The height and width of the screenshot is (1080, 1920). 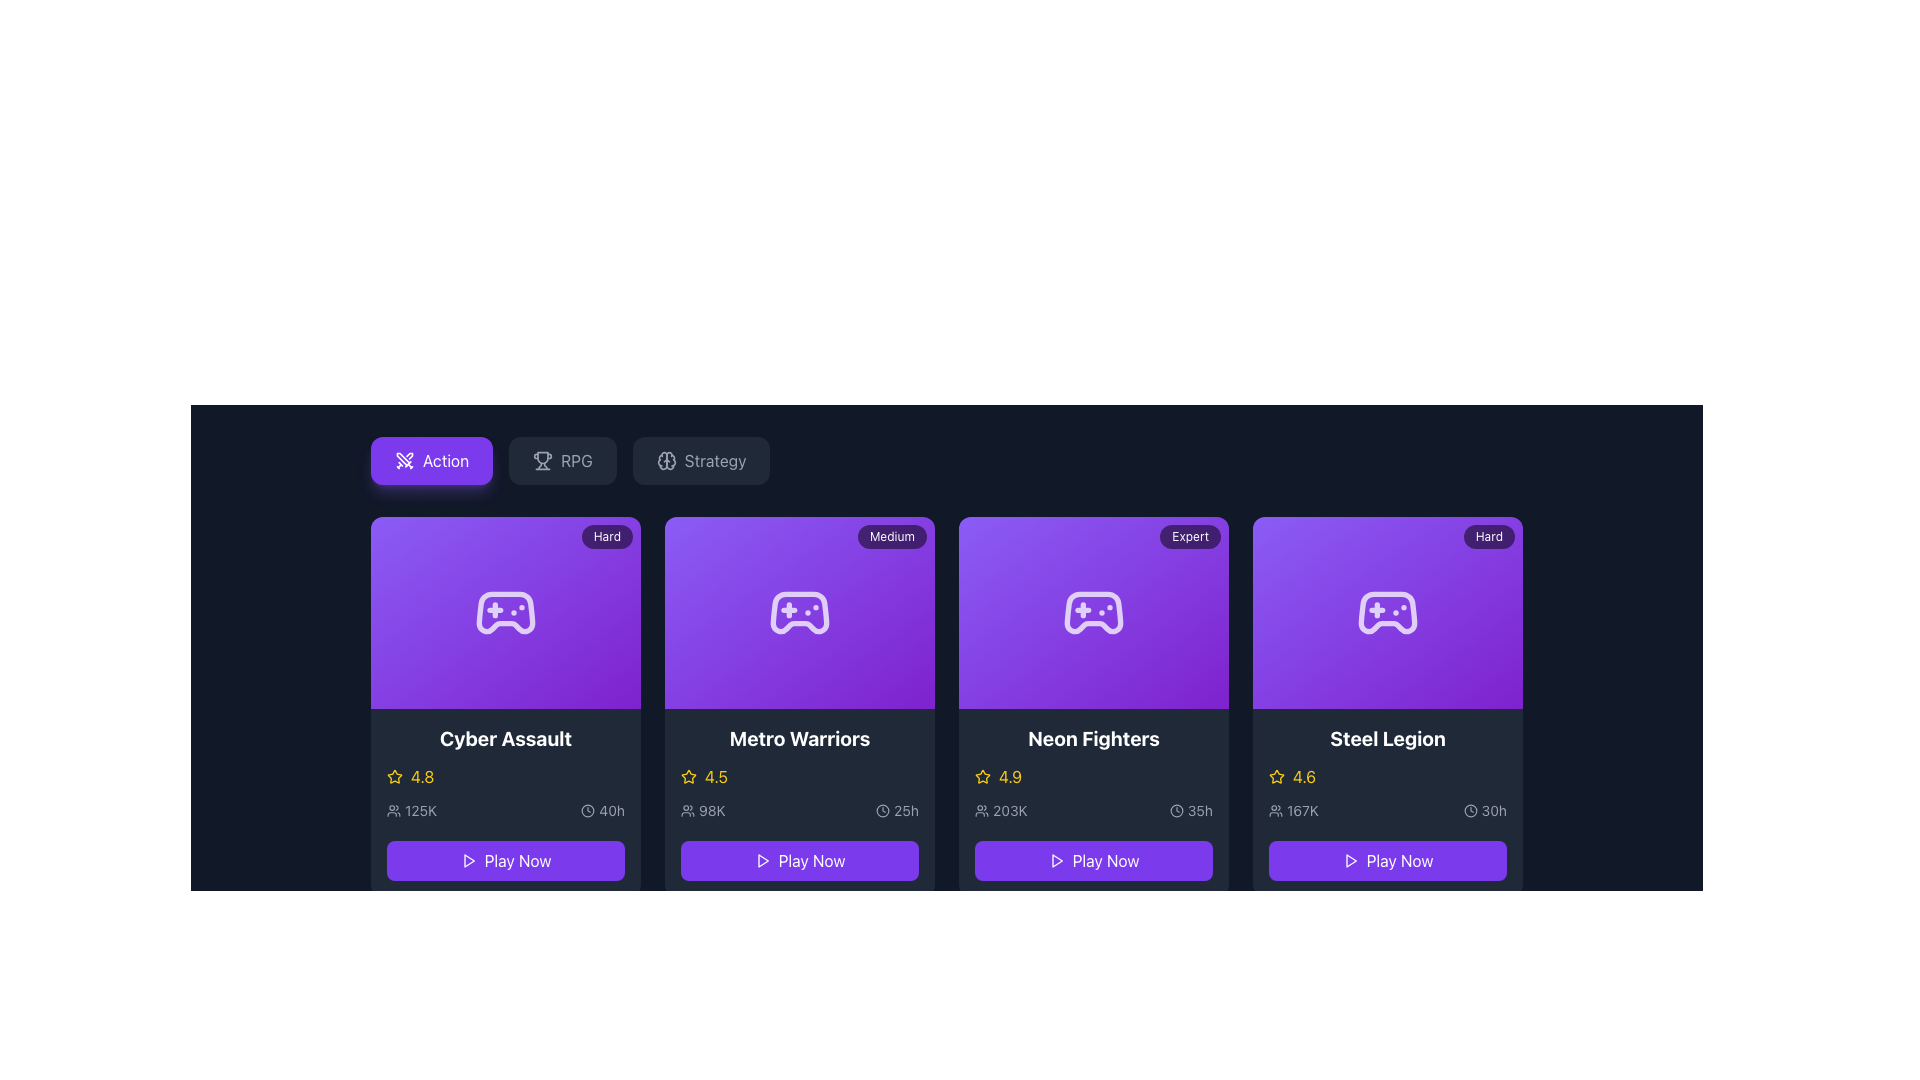 I want to click on the clock icon next to the '35h' text within the 'Neon Fighters' card located in the bottom-right corner, so click(x=1176, y=810).